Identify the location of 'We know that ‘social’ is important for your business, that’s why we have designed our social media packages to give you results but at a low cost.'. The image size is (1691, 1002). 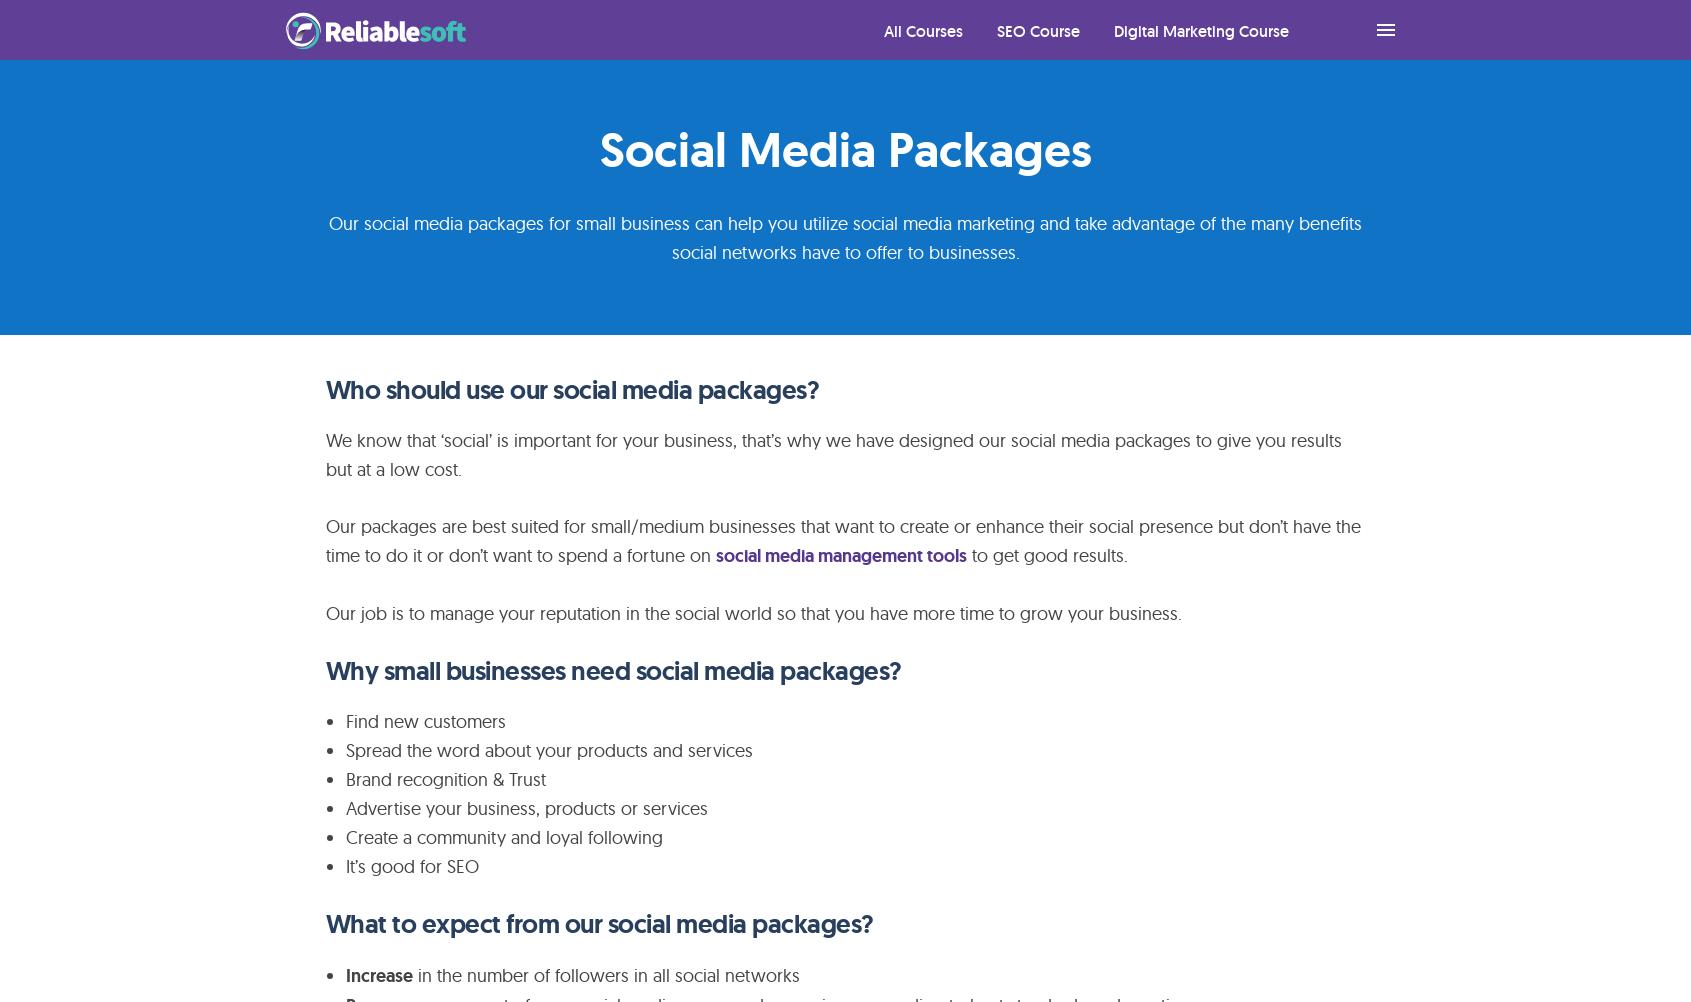
(831, 454).